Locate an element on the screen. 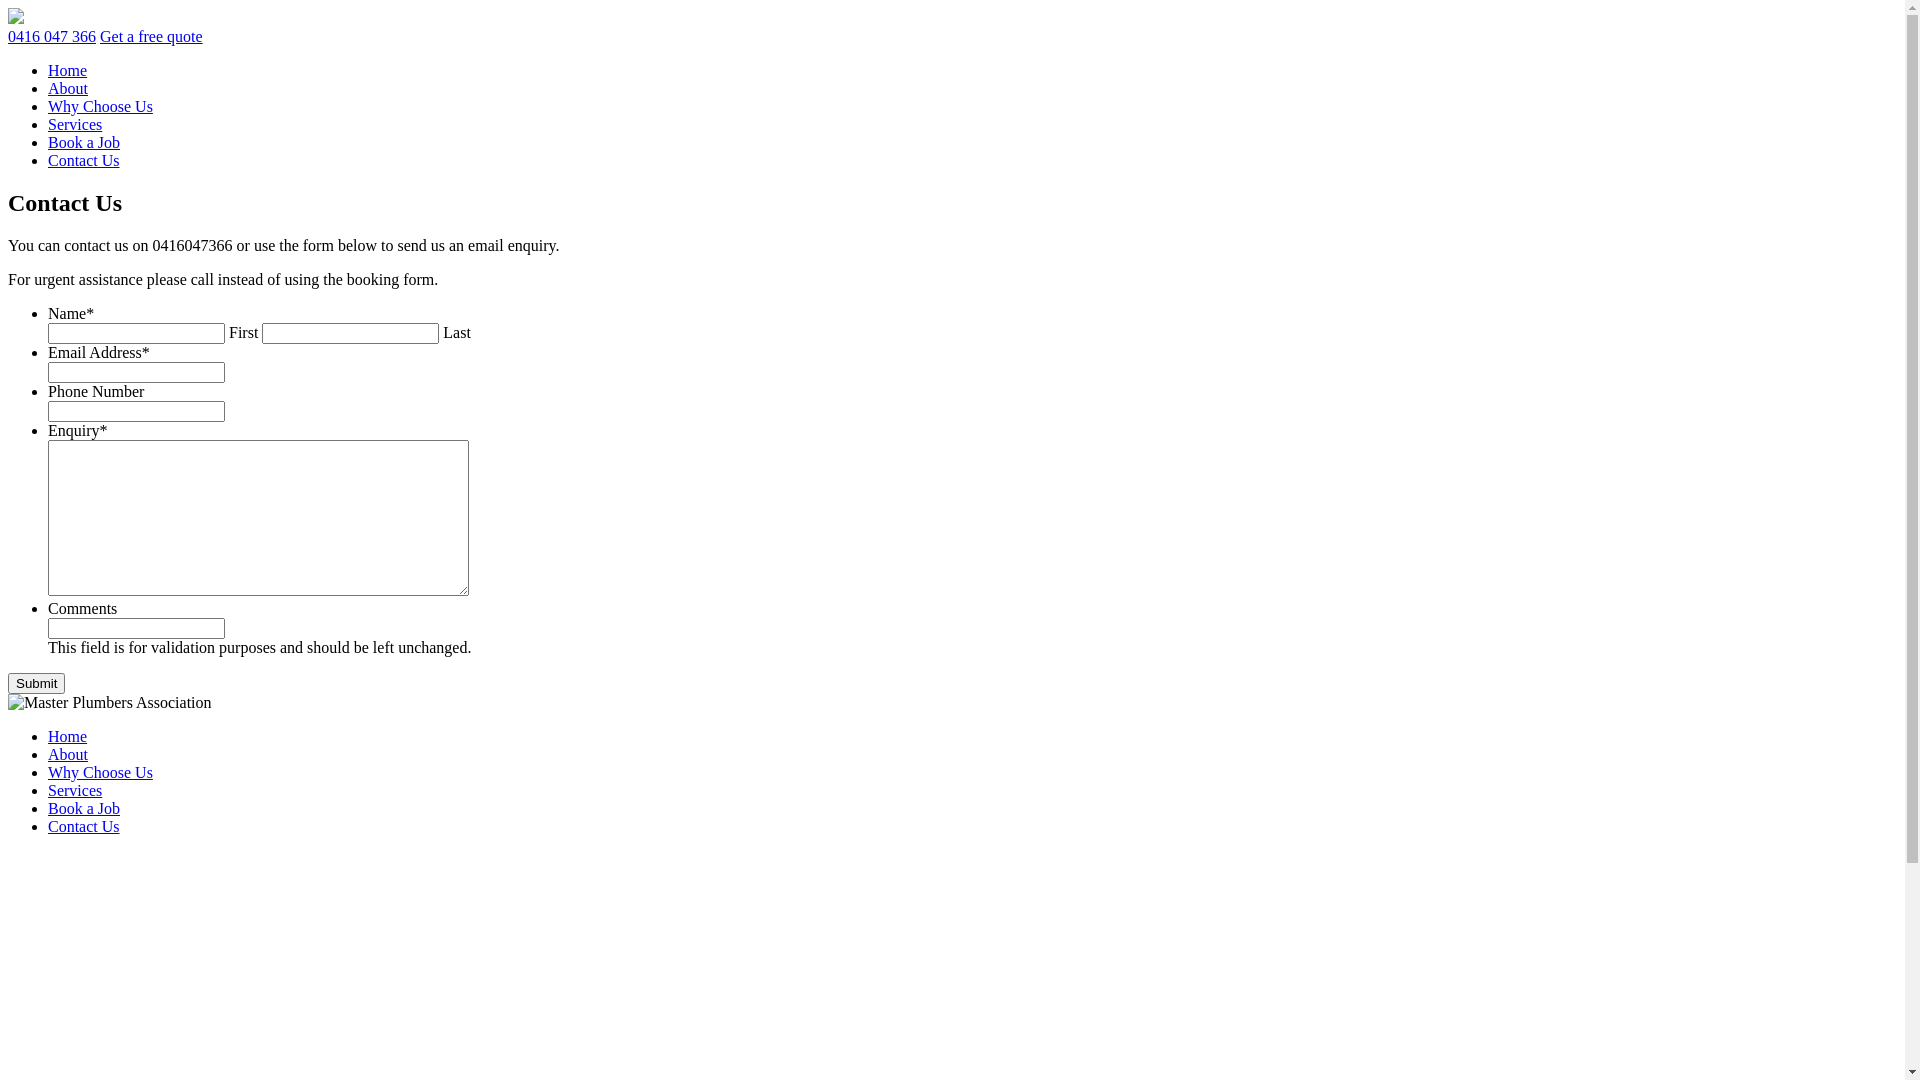 The width and height of the screenshot is (1920, 1080). 'About' is located at coordinates (67, 87).